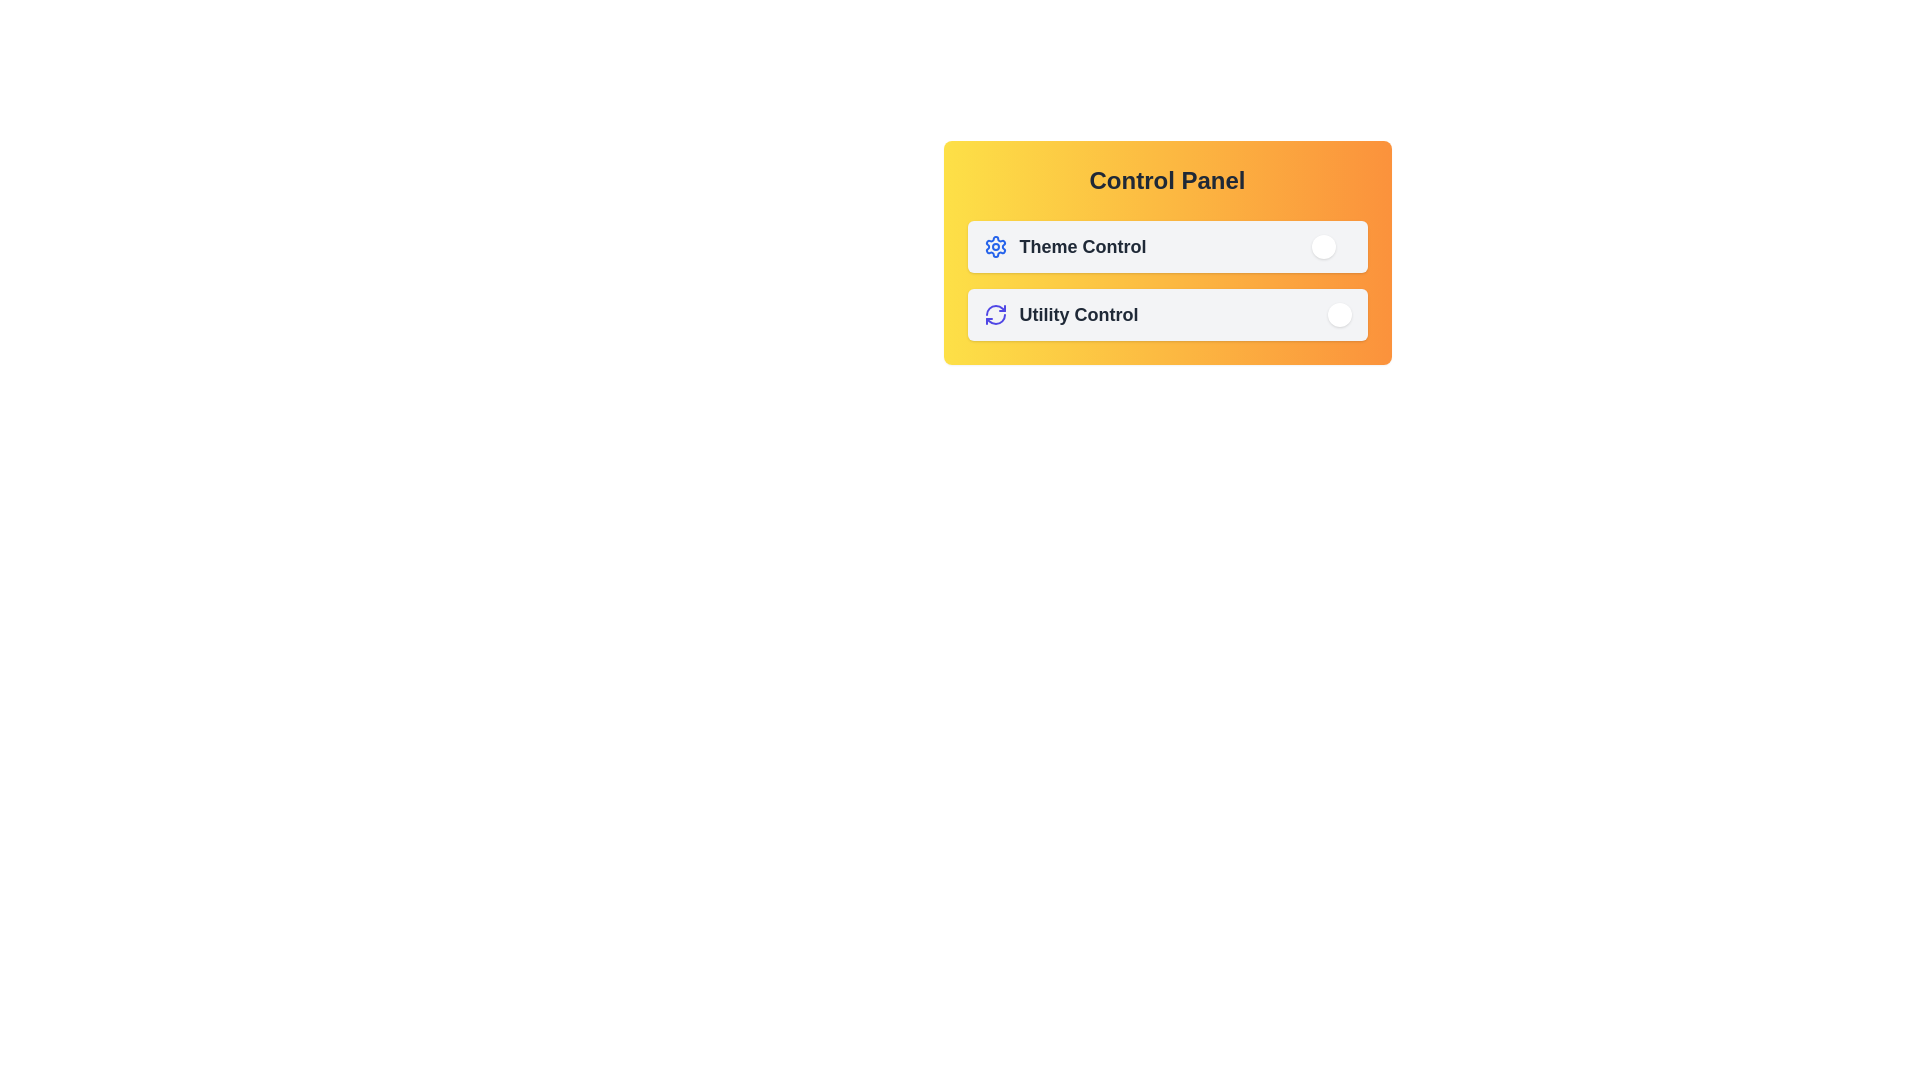  Describe the element at coordinates (995, 315) in the screenshot. I see `the refresh icon located to the left of 'Utility Control' within the orange-yellow card labeled 'Control Panel'` at that location.